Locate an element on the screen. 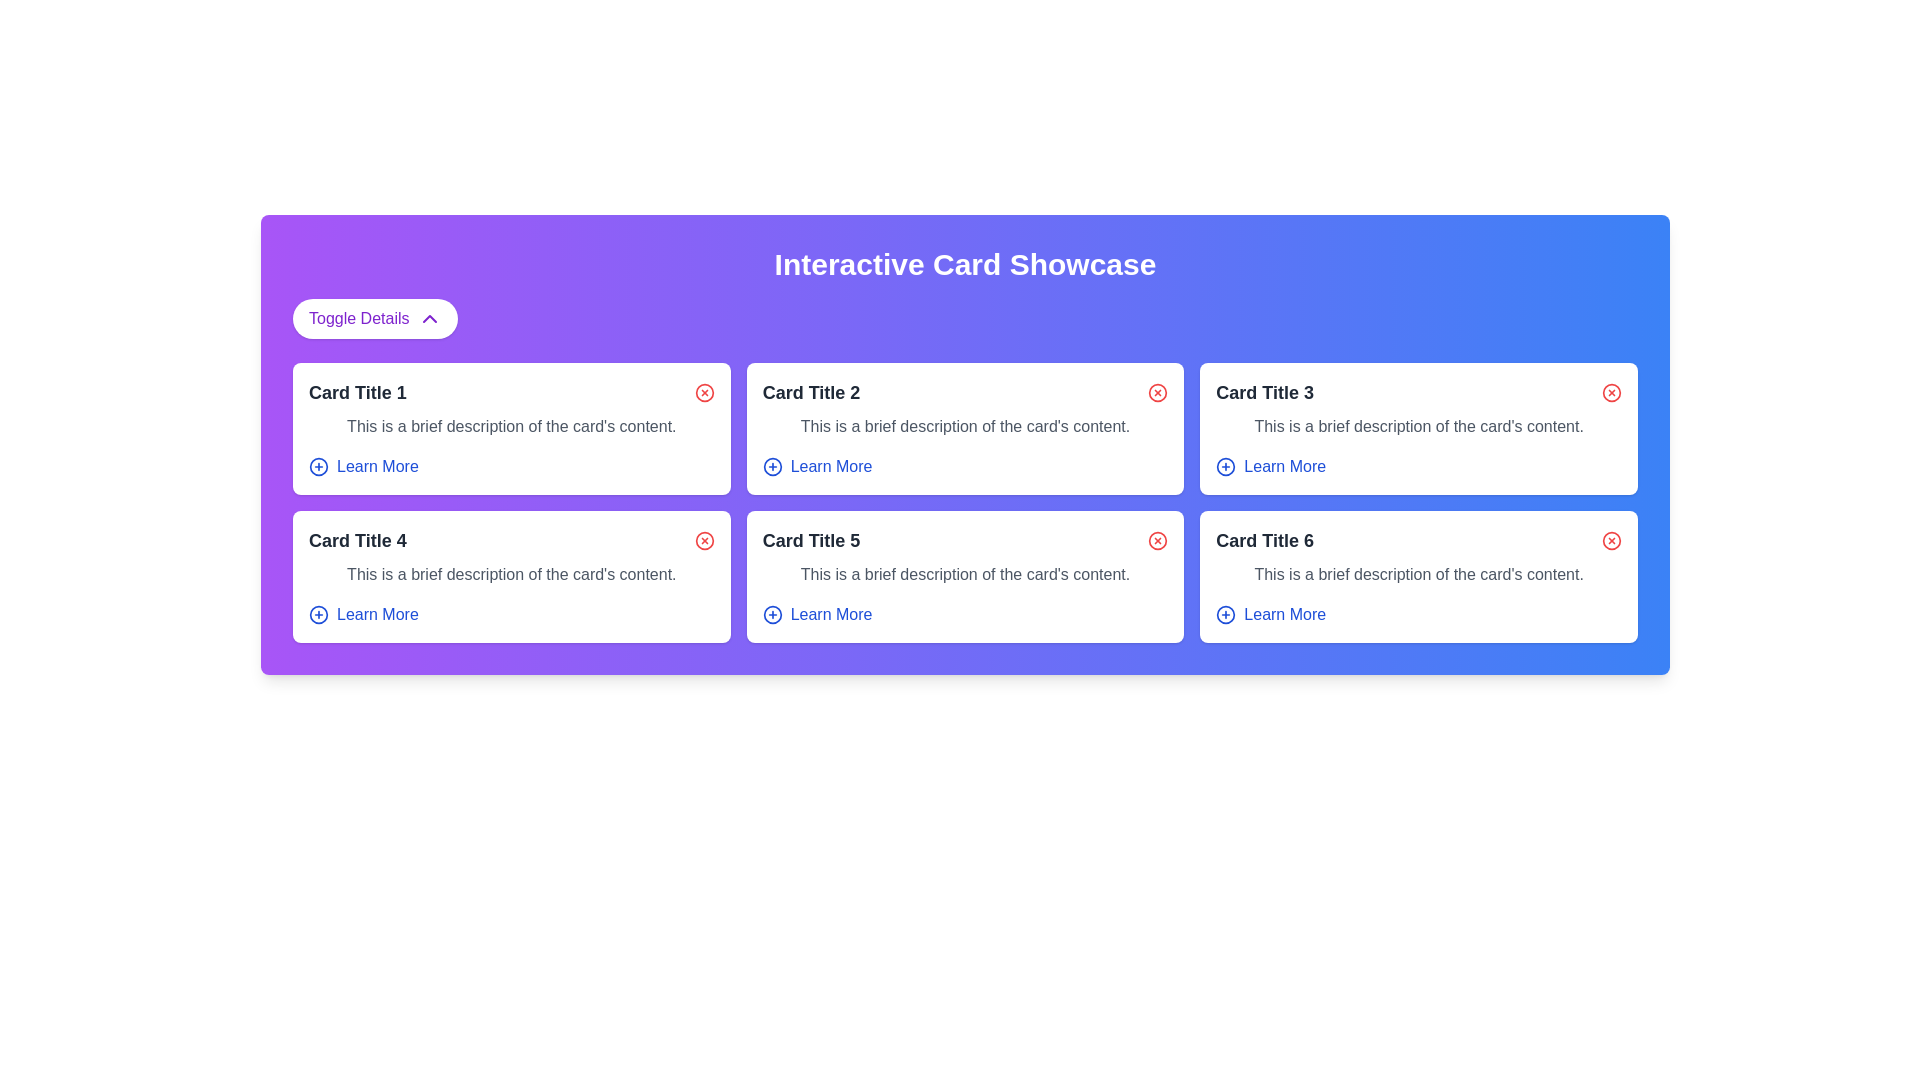  the close/delete icon located in the upper-right corner of the card titled 'Card Title 6' is located at coordinates (1612, 540).